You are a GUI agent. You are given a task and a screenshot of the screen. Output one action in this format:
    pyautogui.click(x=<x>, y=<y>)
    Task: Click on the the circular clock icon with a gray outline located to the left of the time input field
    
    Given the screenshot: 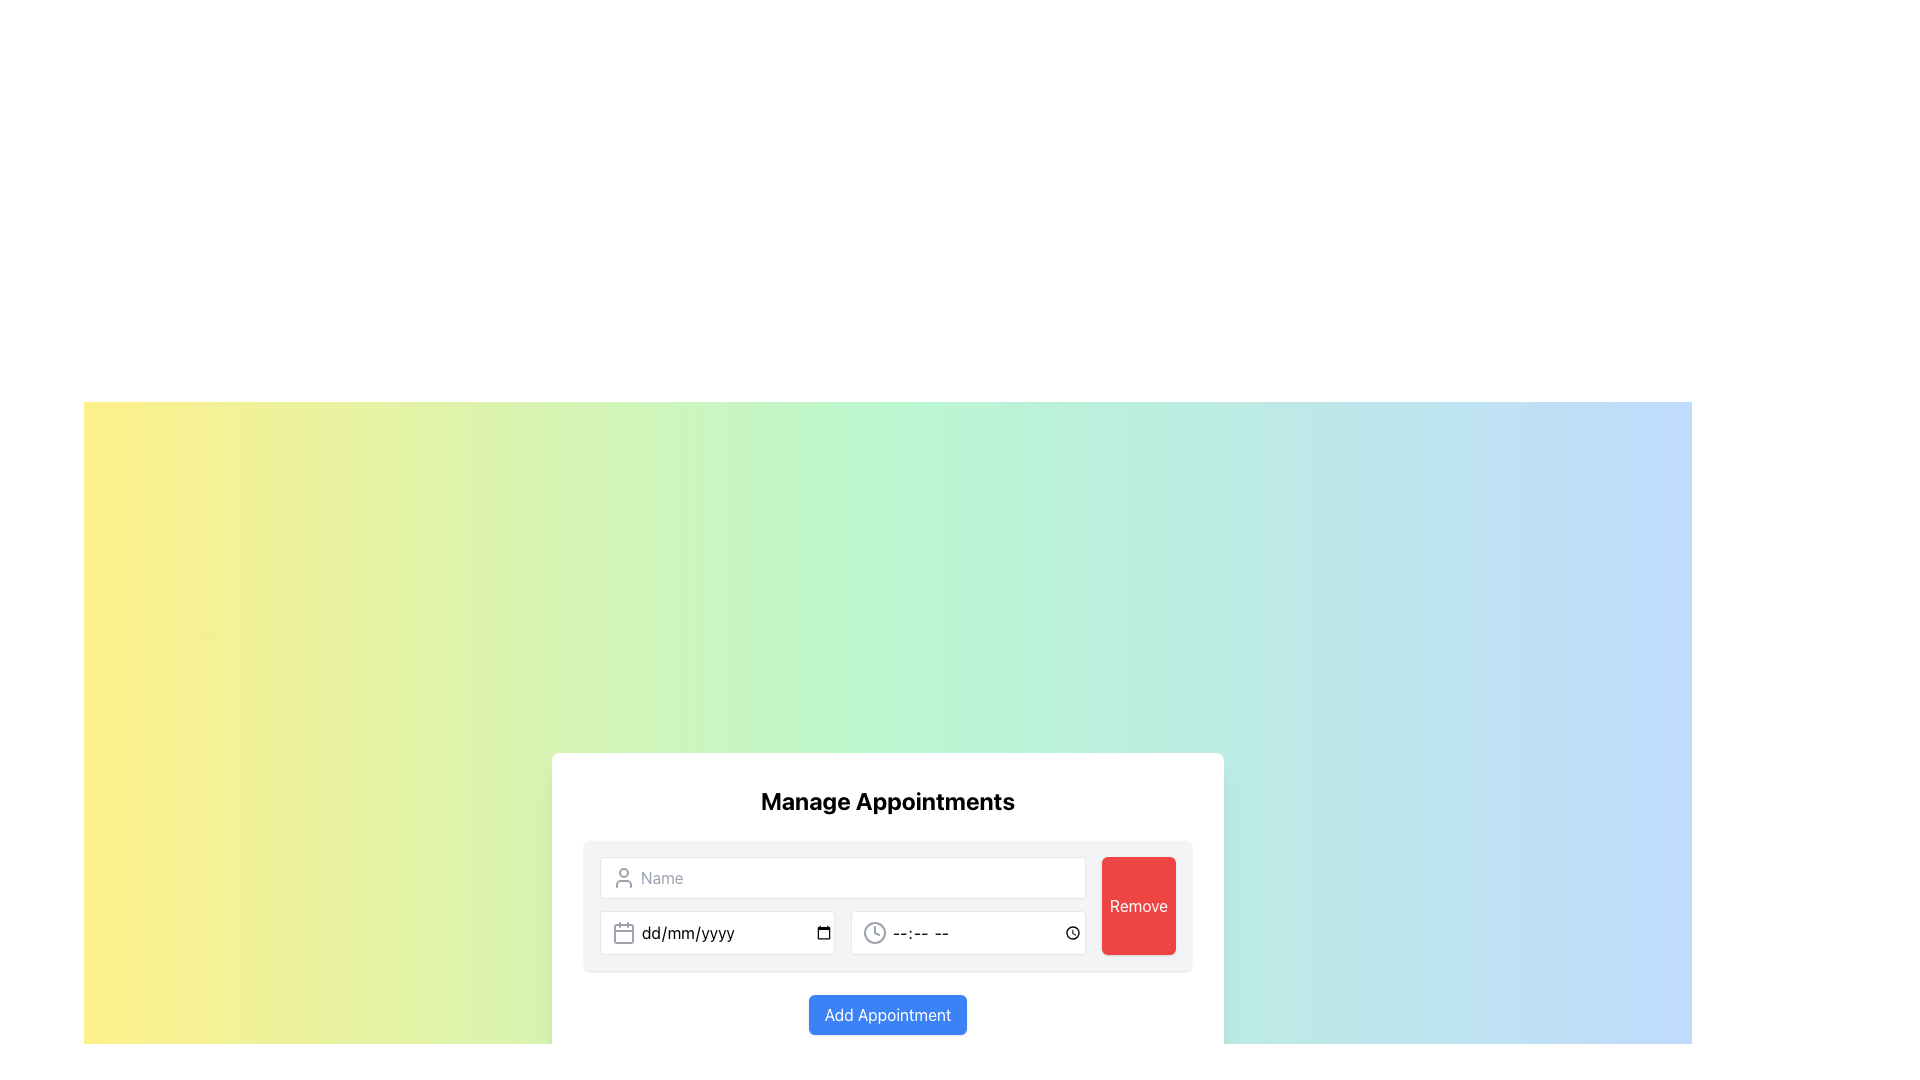 What is the action you would take?
    pyautogui.click(x=874, y=933)
    